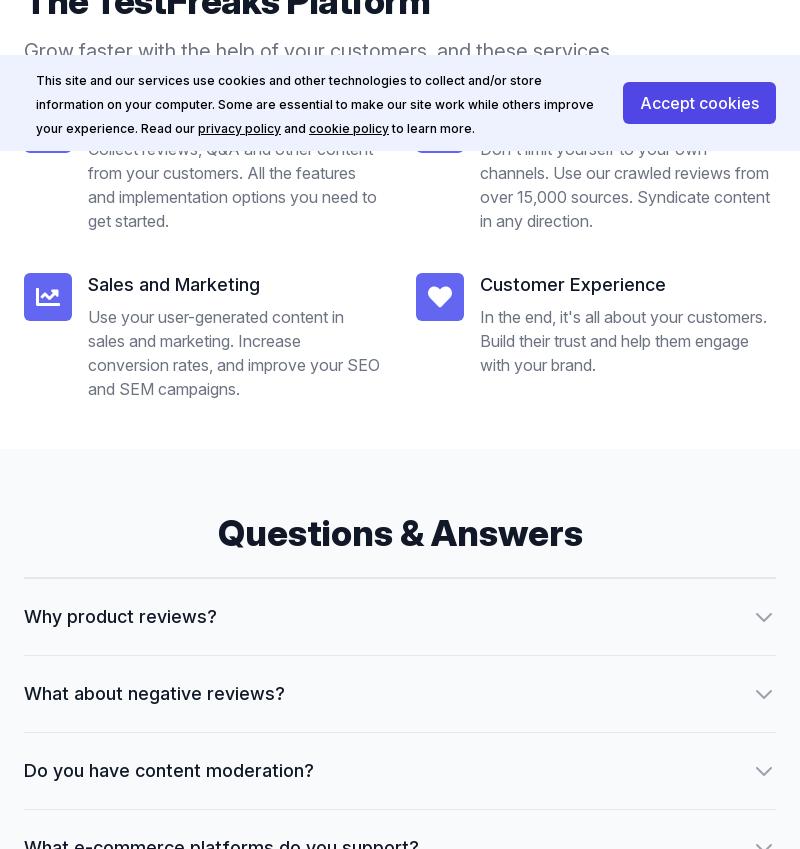  What do you see at coordinates (398, 533) in the screenshot?
I see `'Questions & Answers'` at bounding box center [398, 533].